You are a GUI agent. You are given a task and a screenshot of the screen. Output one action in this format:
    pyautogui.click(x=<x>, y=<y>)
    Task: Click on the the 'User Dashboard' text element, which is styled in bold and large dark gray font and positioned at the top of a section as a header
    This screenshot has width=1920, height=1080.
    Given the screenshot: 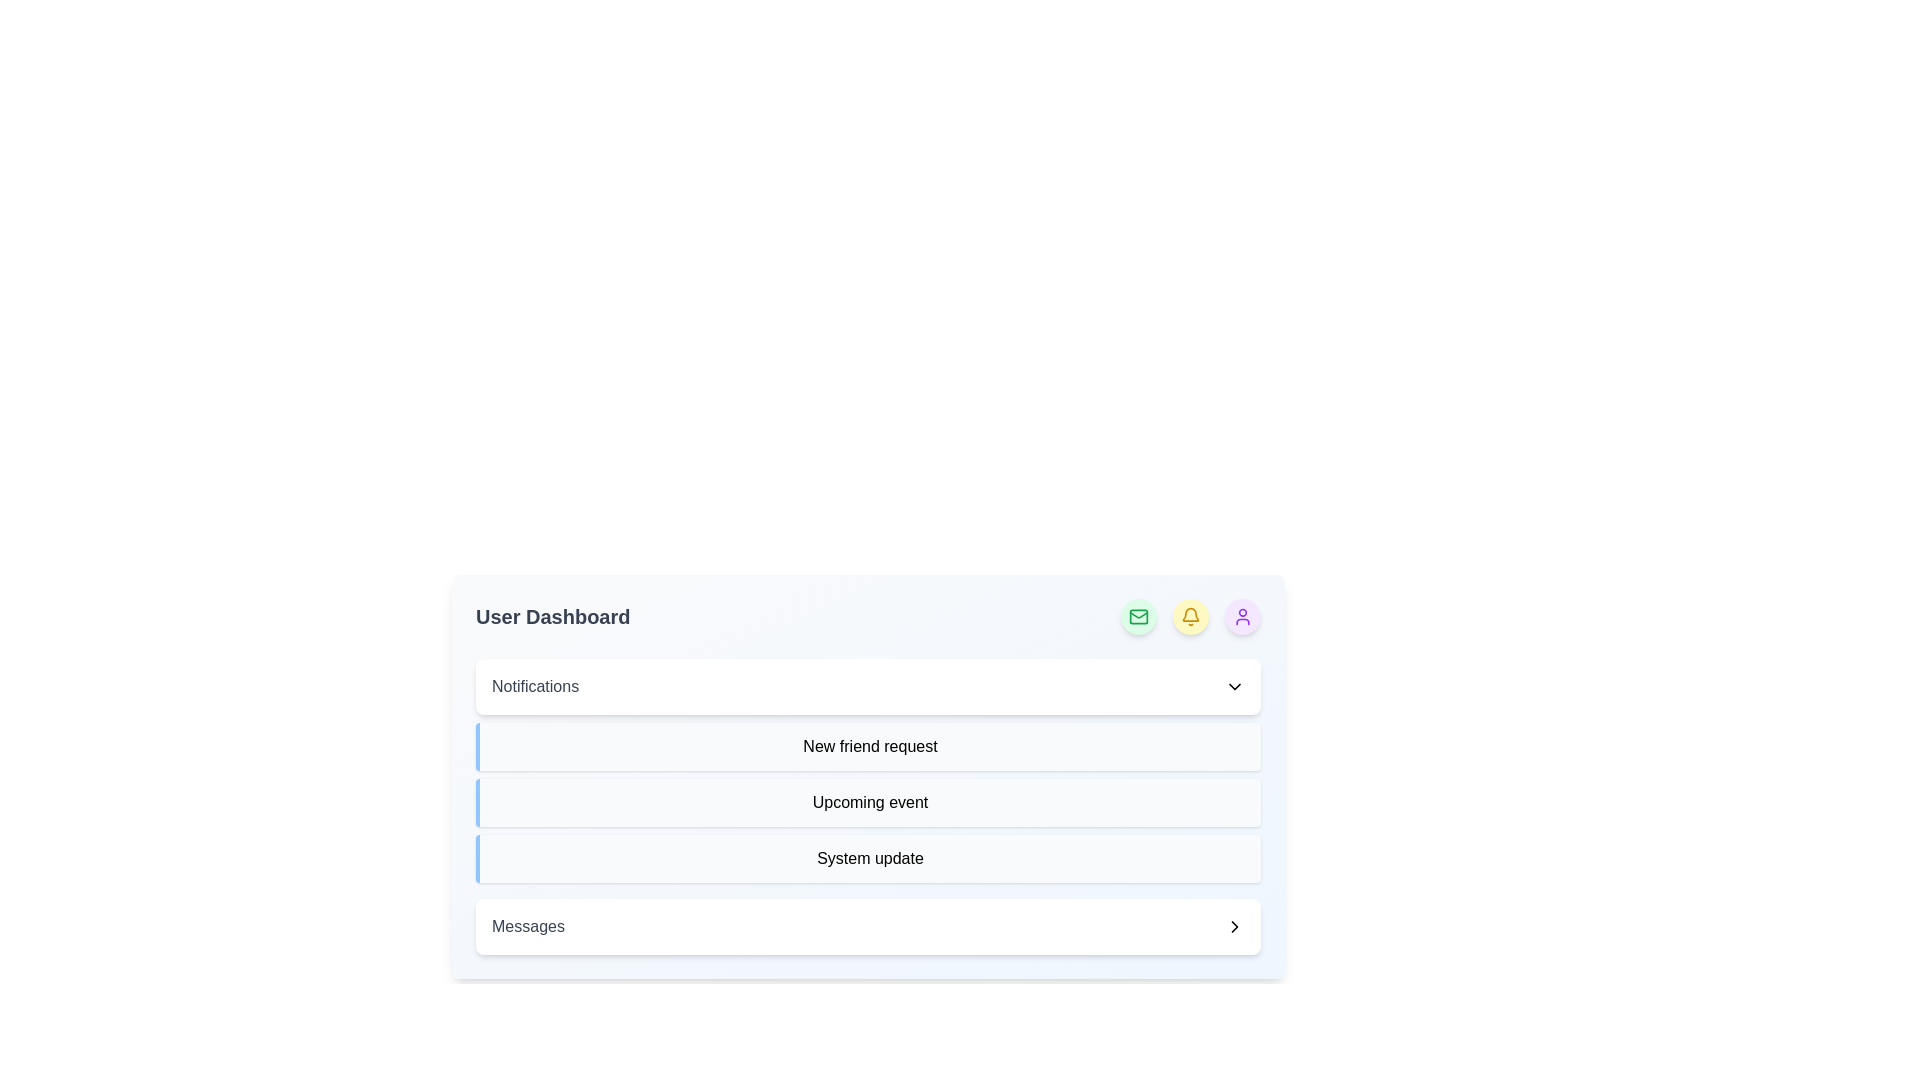 What is the action you would take?
    pyautogui.click(x=553, y=616)
    